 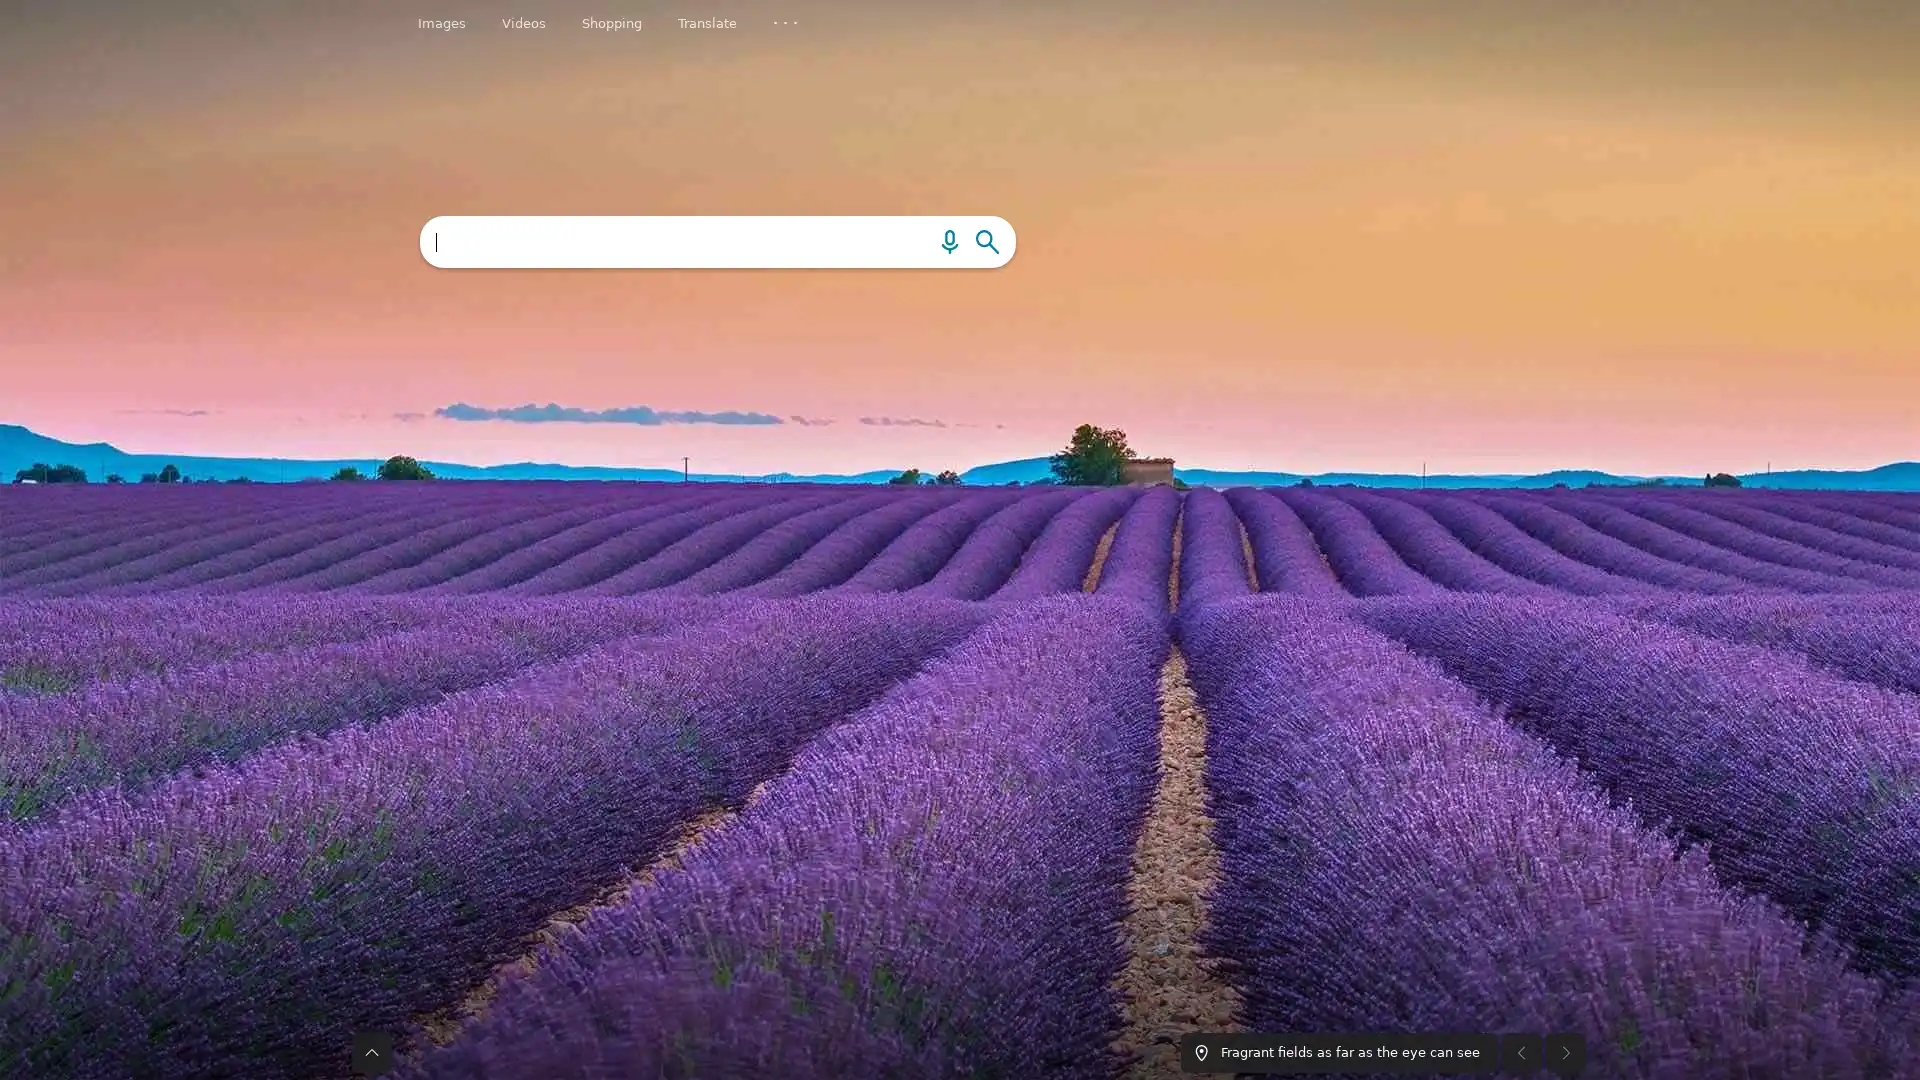 What do you see at coordinates (911, 240) in the screenshot?
I see `Search using voice` at bounding box center [911, 240].